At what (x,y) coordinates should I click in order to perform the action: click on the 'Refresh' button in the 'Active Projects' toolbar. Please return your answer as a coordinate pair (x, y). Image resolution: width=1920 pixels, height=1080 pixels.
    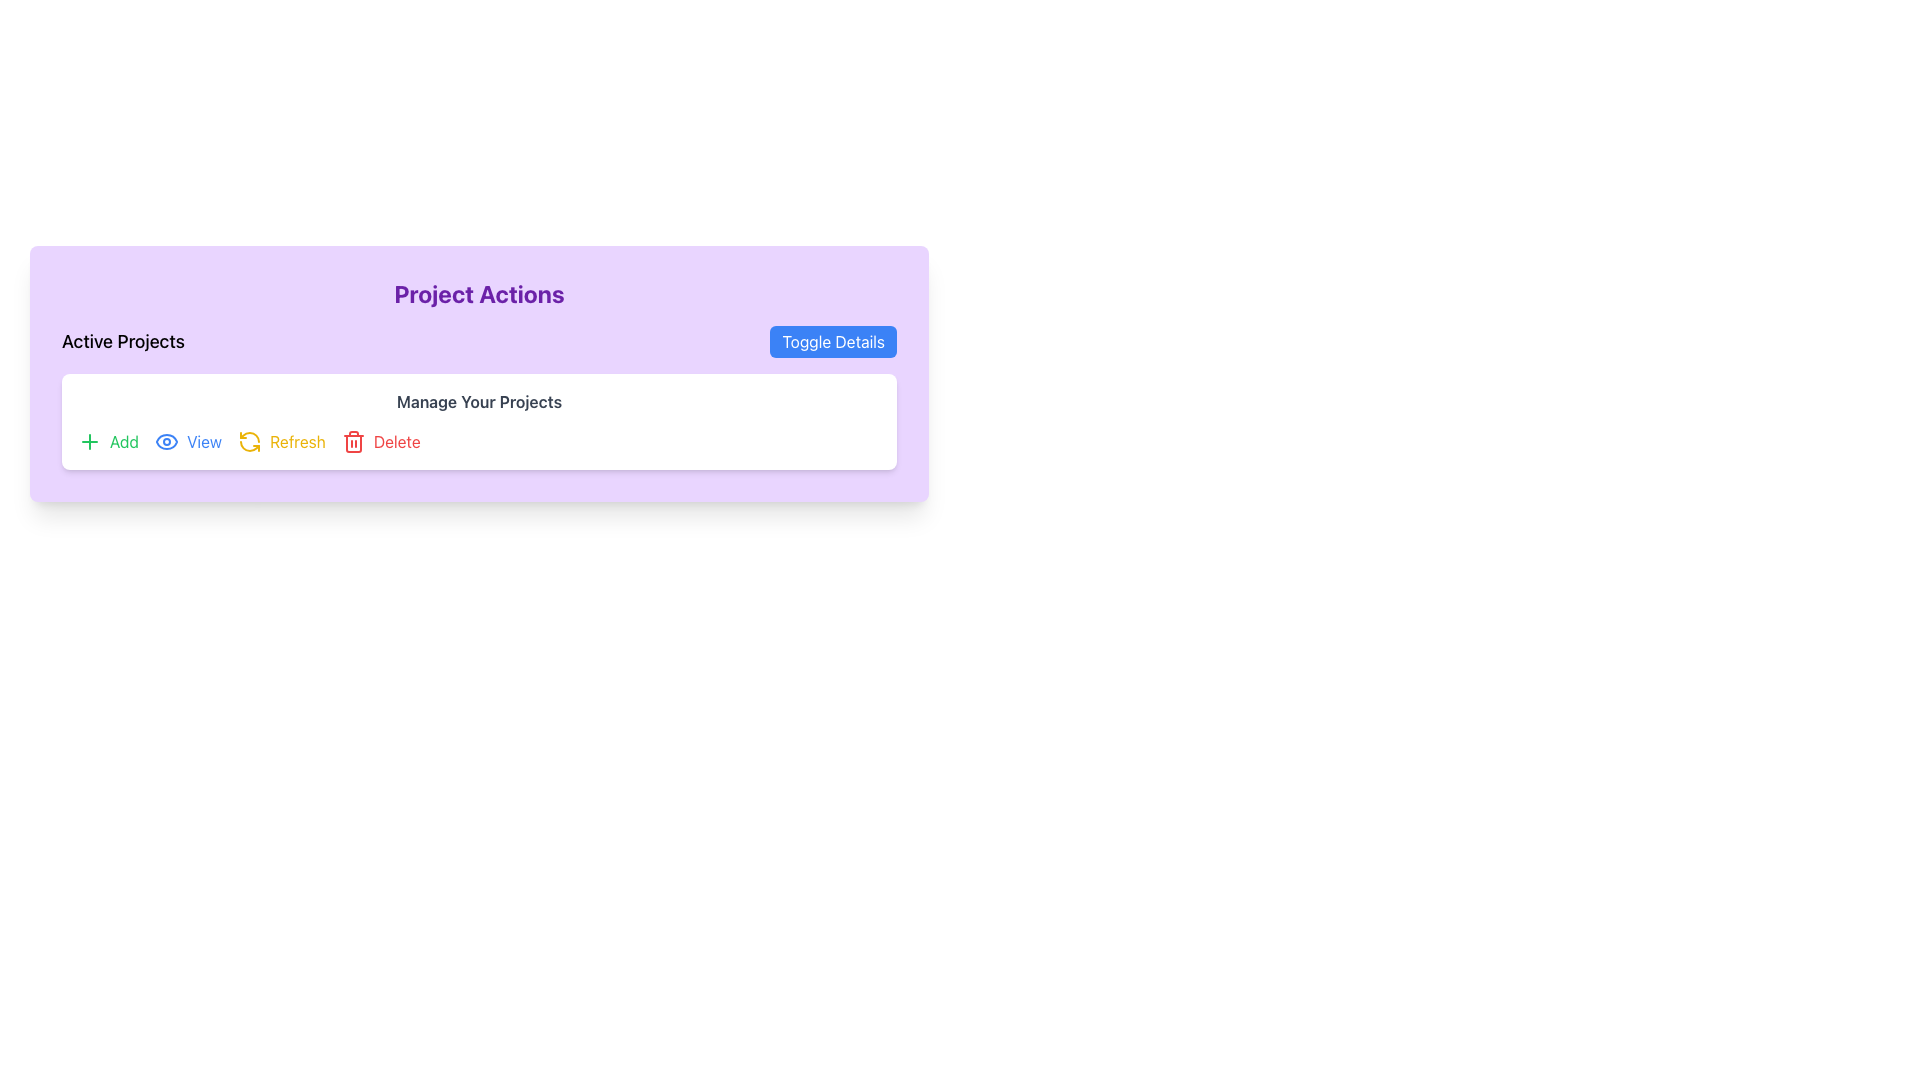
    Looking at the image, I should click on (280, 441).